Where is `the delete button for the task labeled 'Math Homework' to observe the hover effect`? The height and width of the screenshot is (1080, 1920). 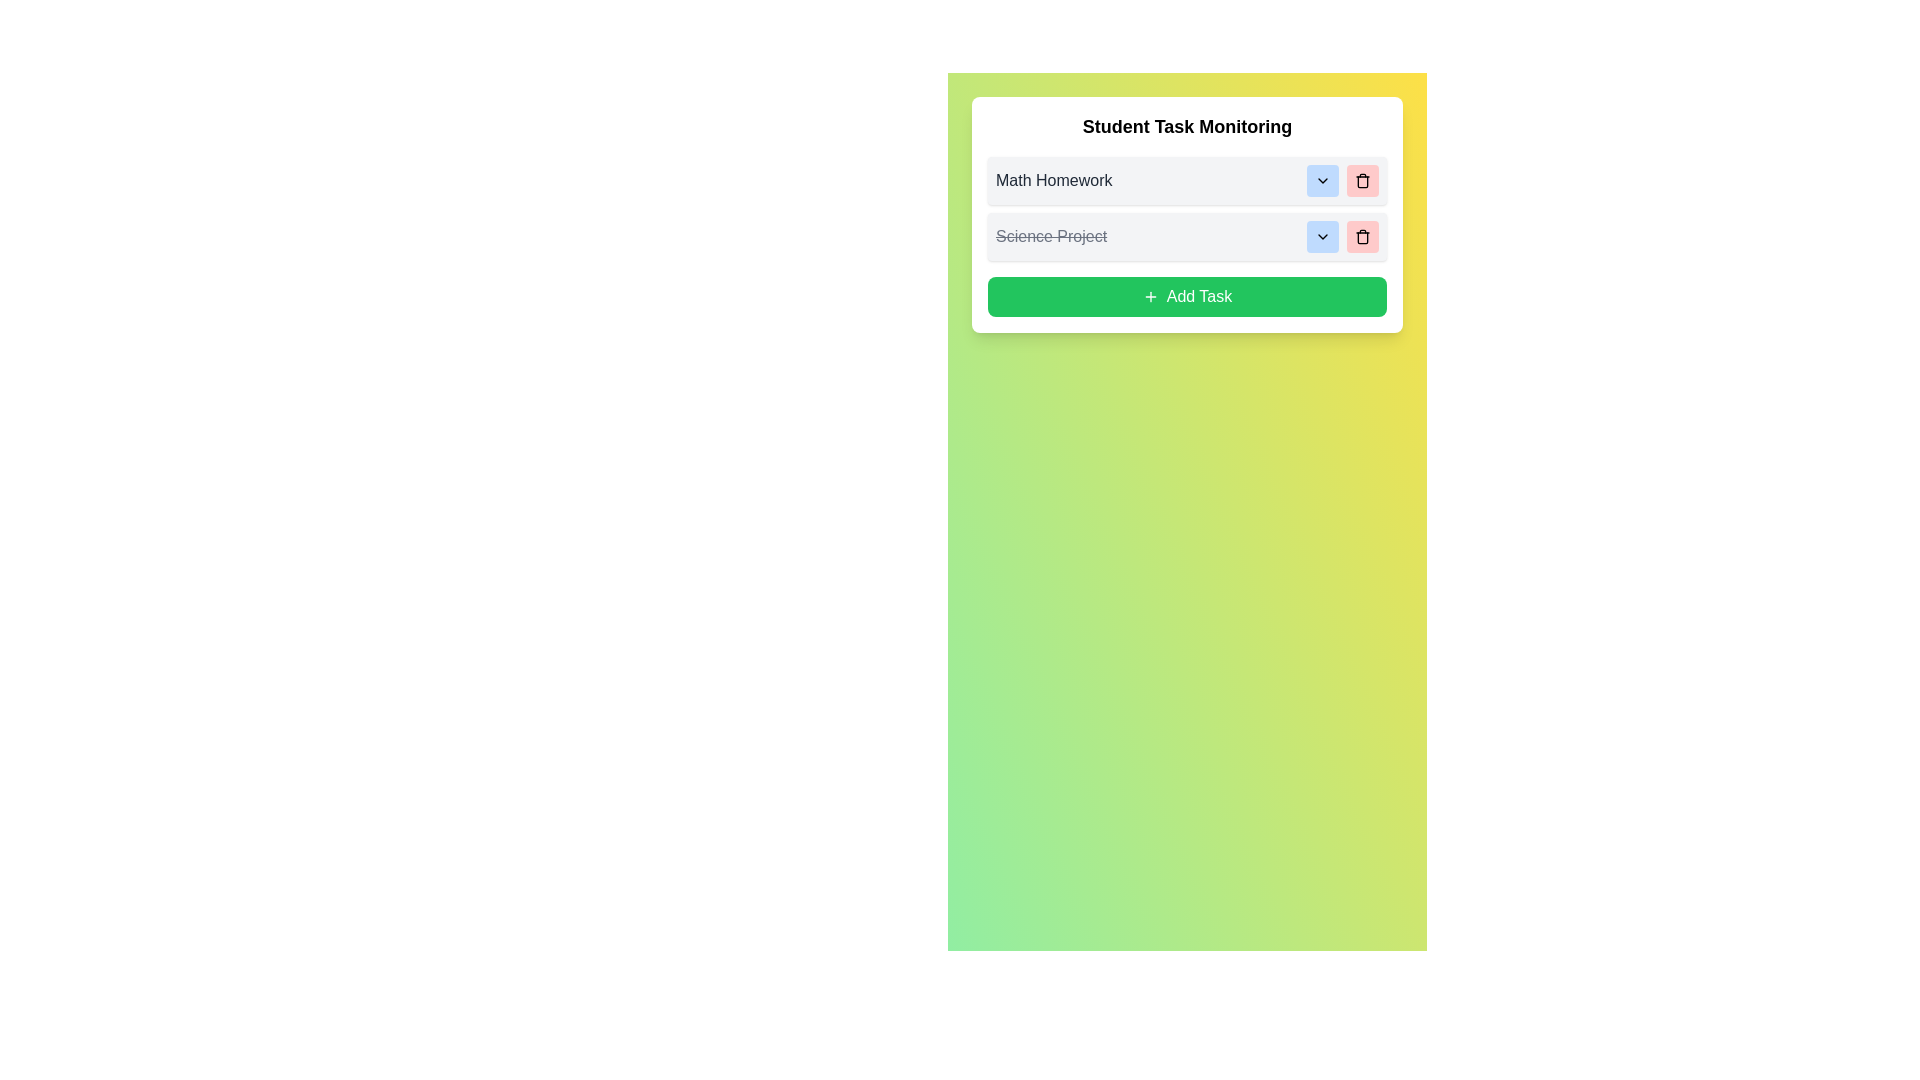
the delete button for the task labeled 'Math Homework' to observe the hover effect is located at coordinates (1362, 181).